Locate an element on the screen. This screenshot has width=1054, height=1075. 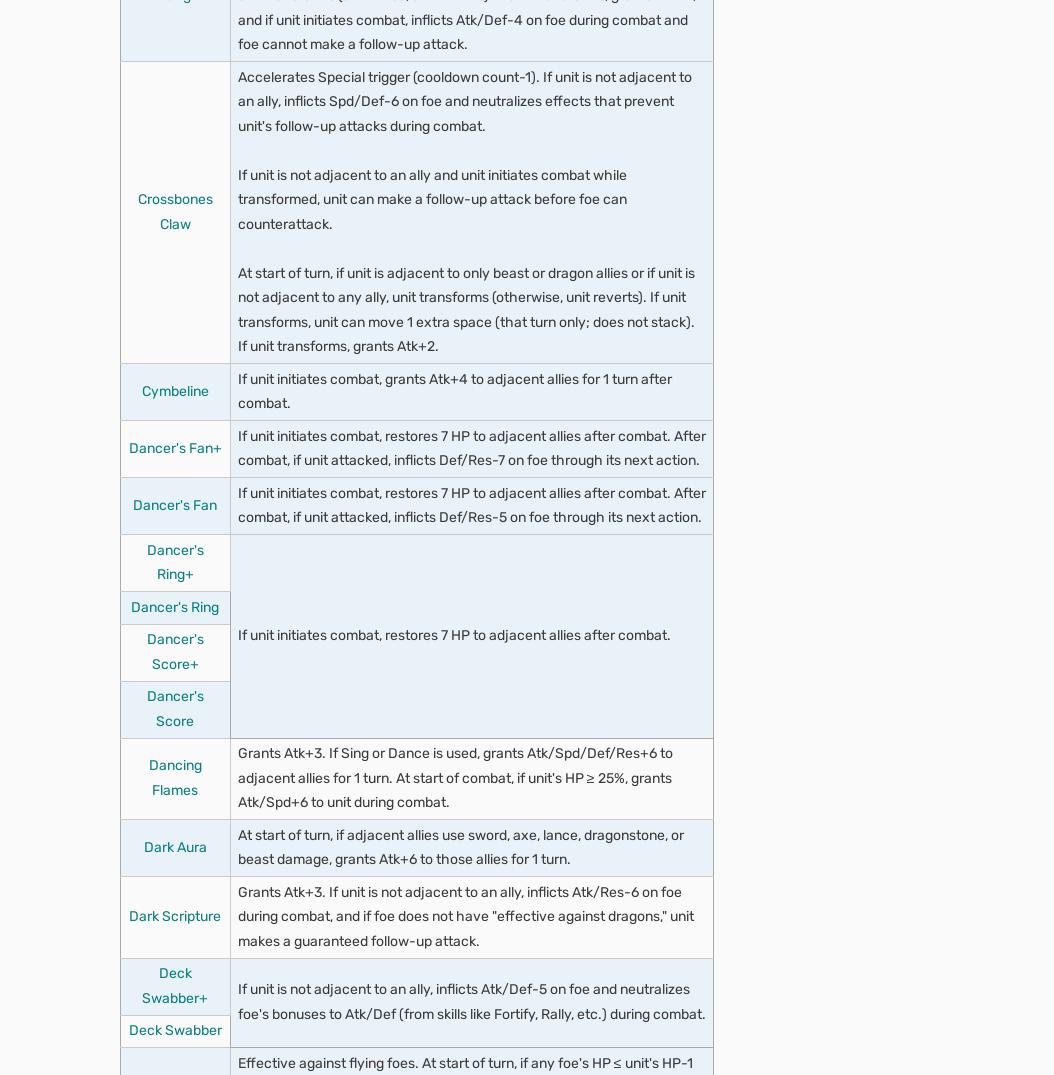
'Spur Def/Res 1' is located at coordinates (208, 315).